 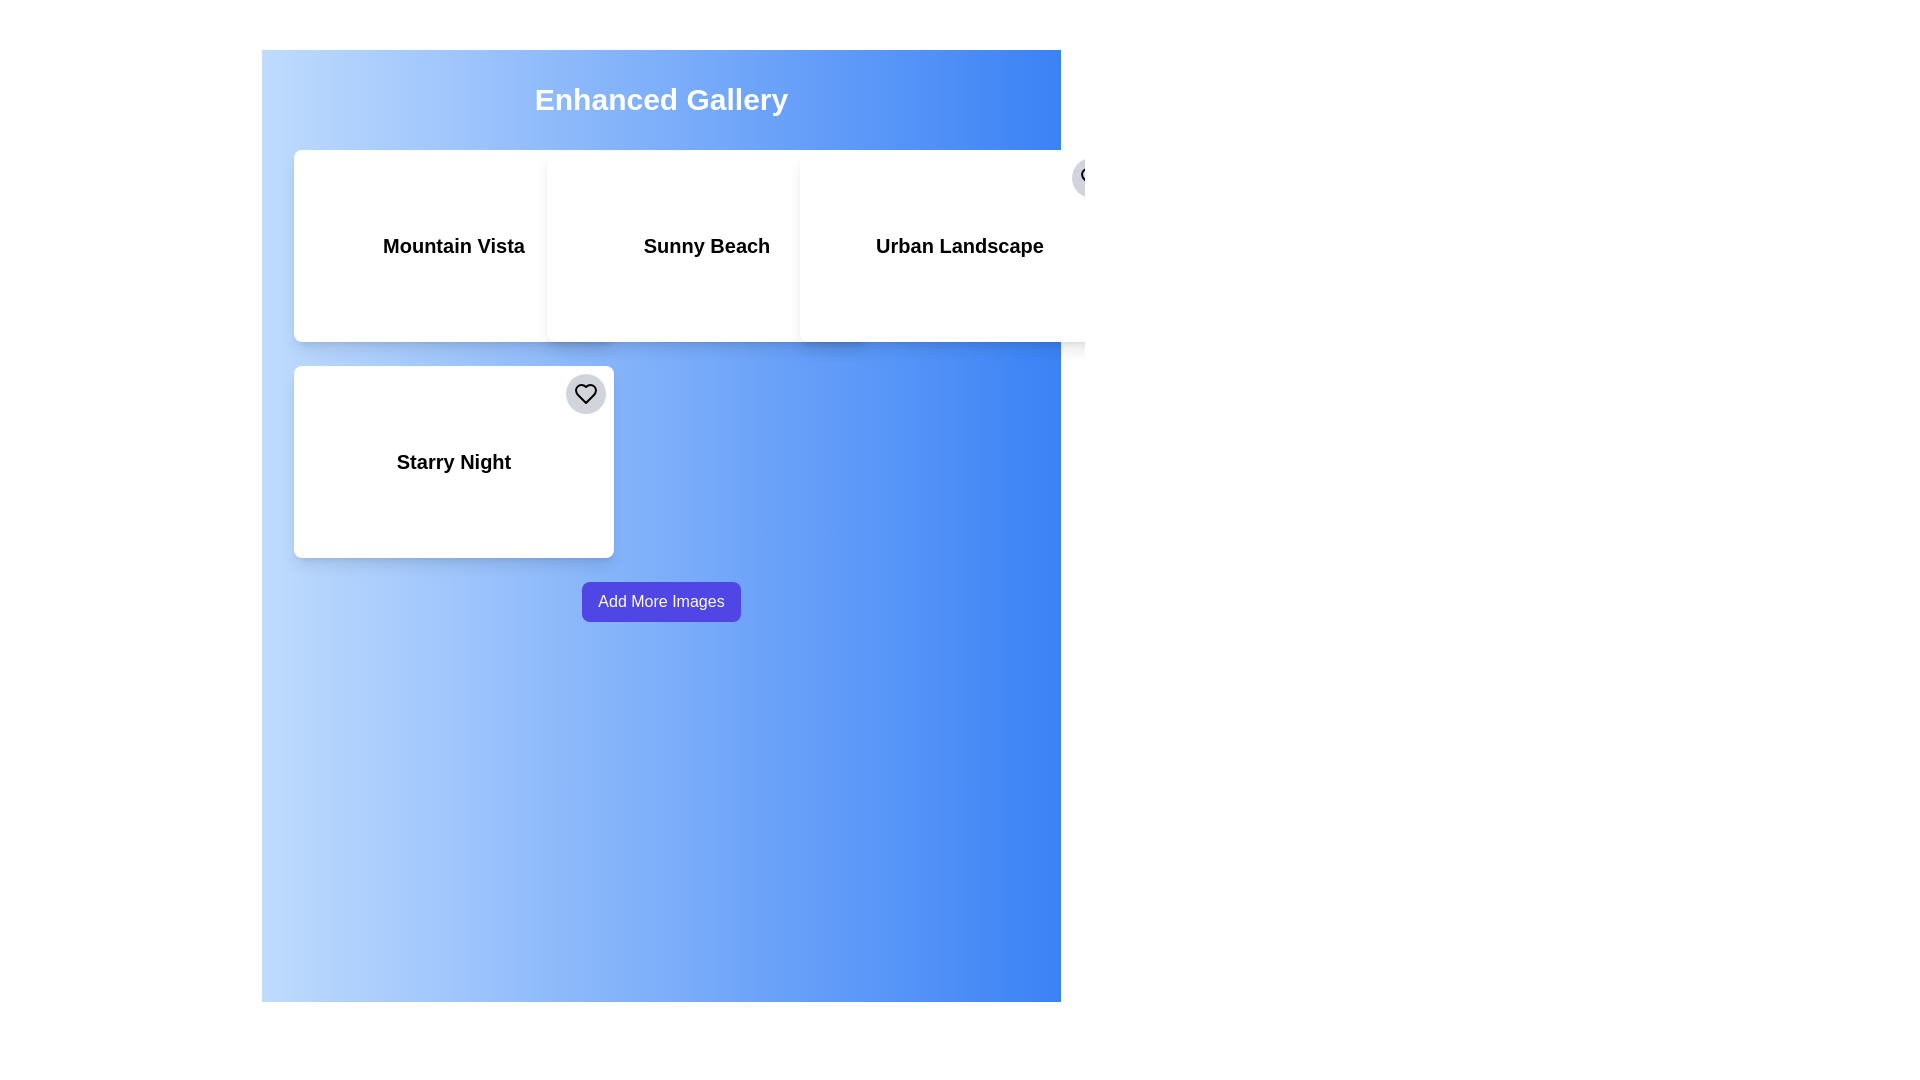 I want to click on the 'Starry Night' card component, which is a rounded rectangular card with a white background and a heart icon in the top-right corner, so click(x=453, y=462).